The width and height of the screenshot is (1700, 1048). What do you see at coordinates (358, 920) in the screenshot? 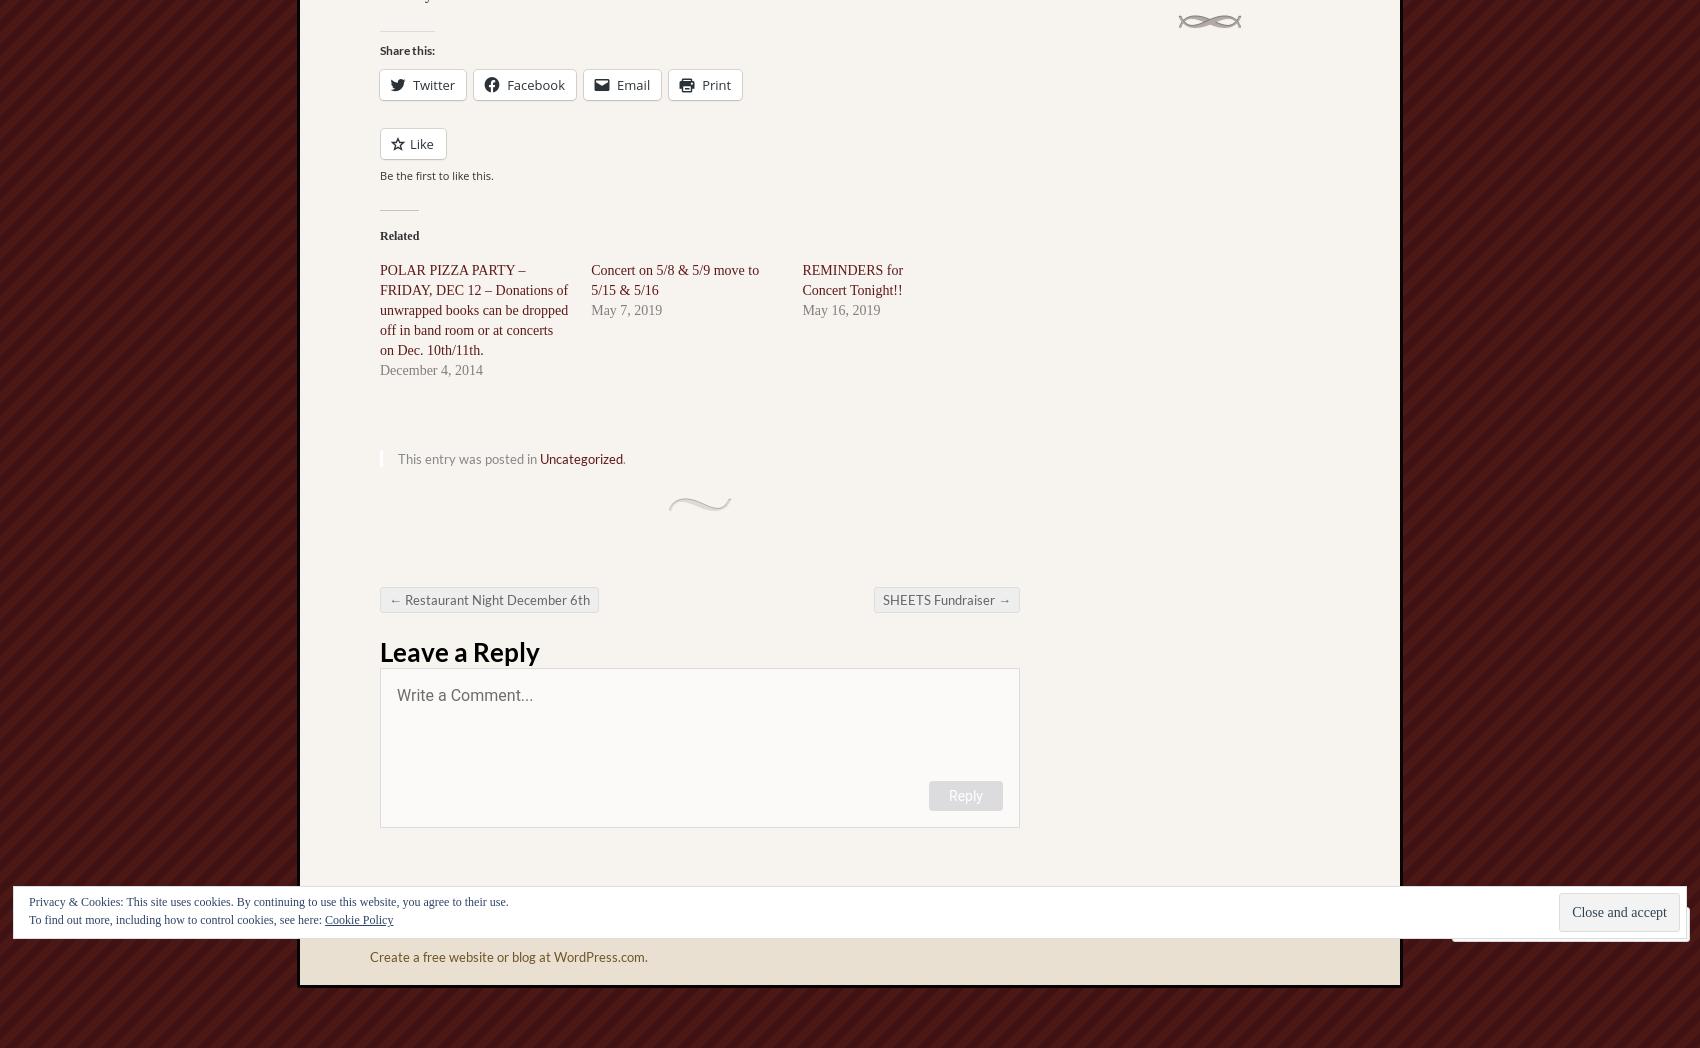
I see `'Cookie Policy'` at bounding box center [358, 920].